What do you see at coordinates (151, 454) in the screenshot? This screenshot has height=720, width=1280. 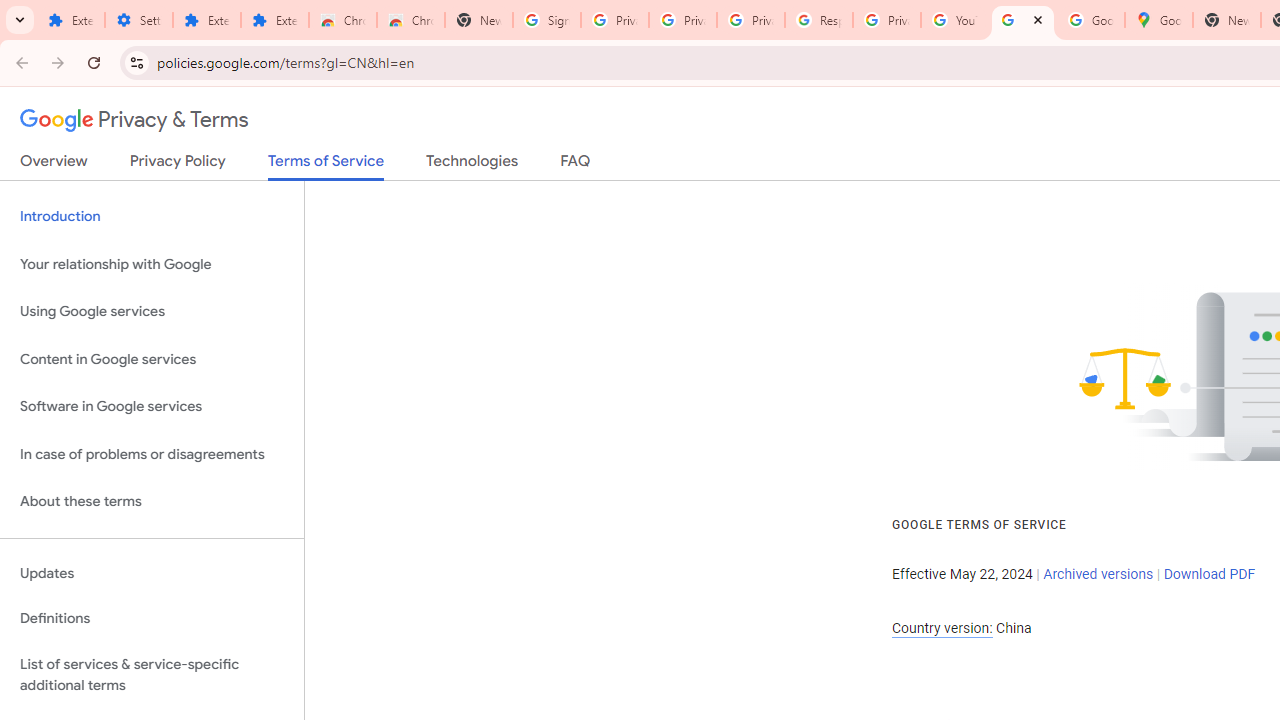 I see `'In case of problems or disagreements'` at bounding box center [151, 454].